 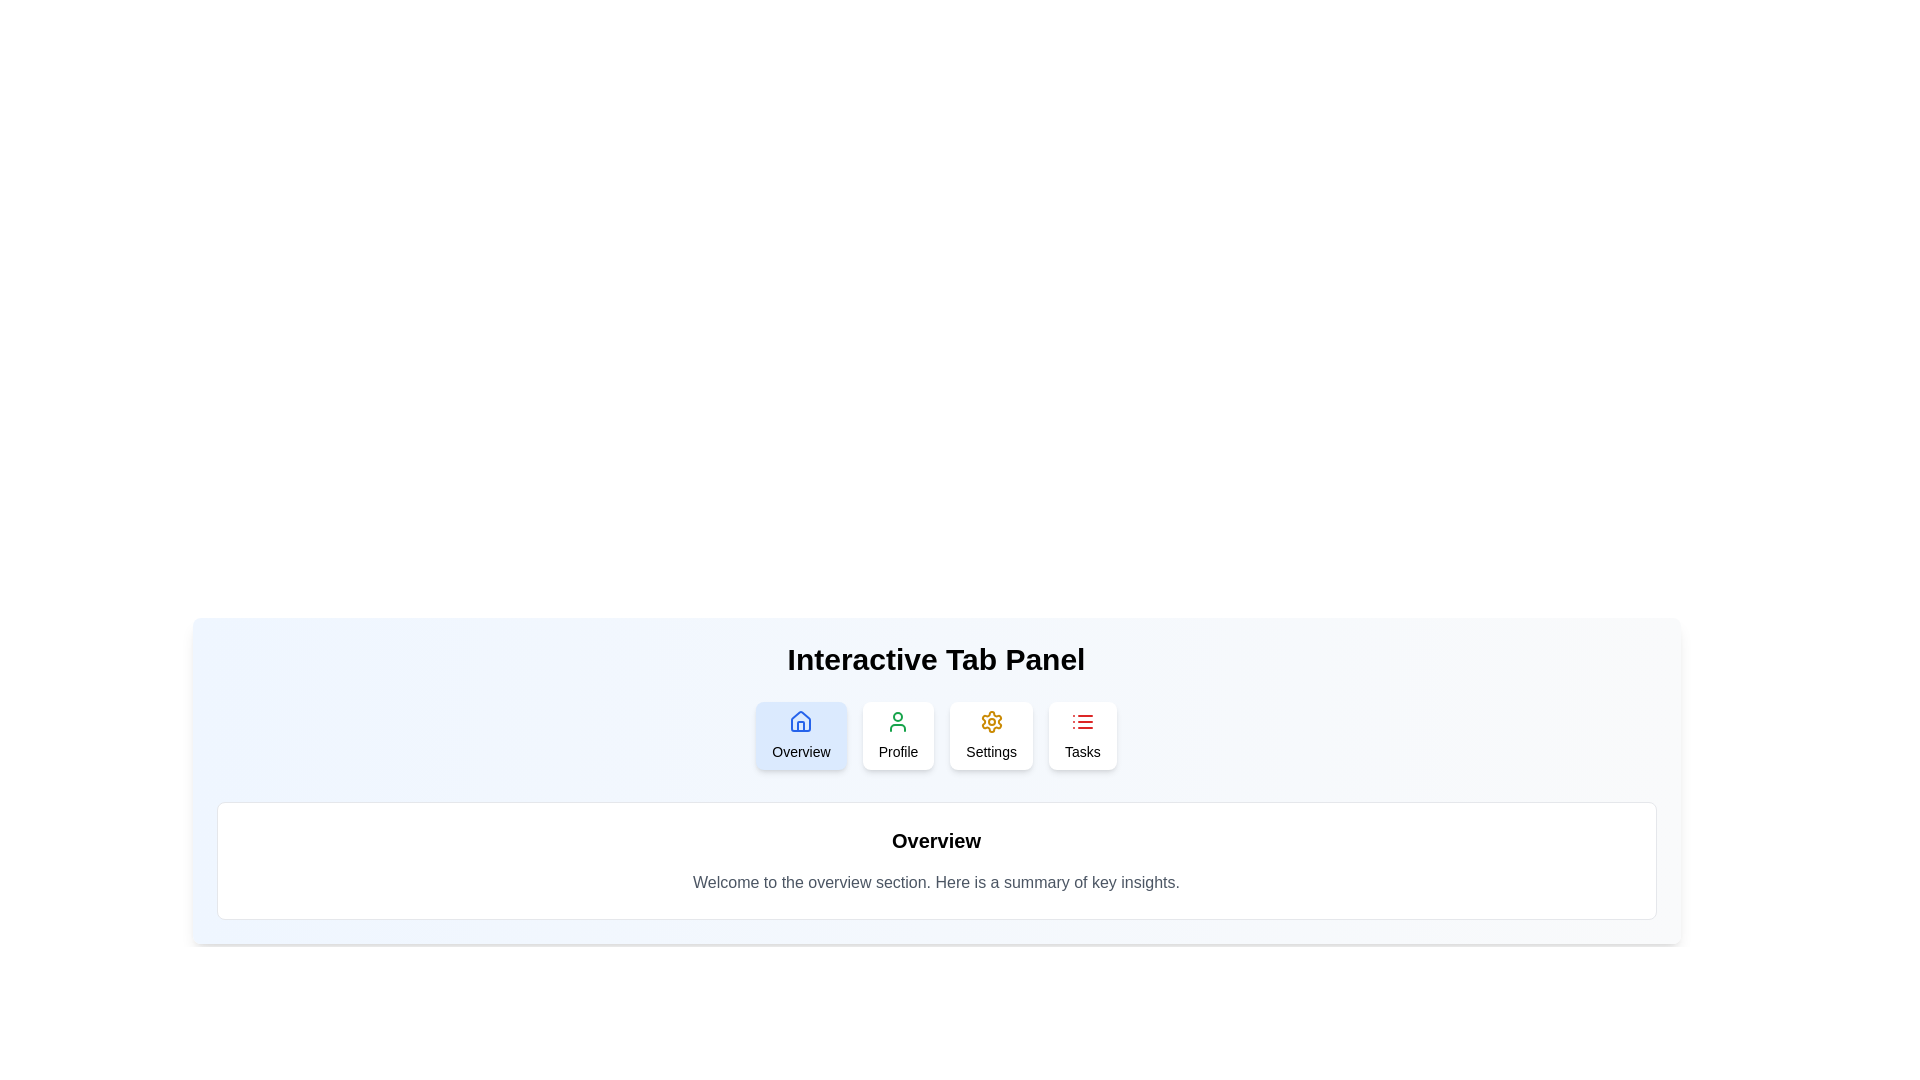 I want to click on the Profile tab to observe the transition and content change, so click(x=896, y=736).